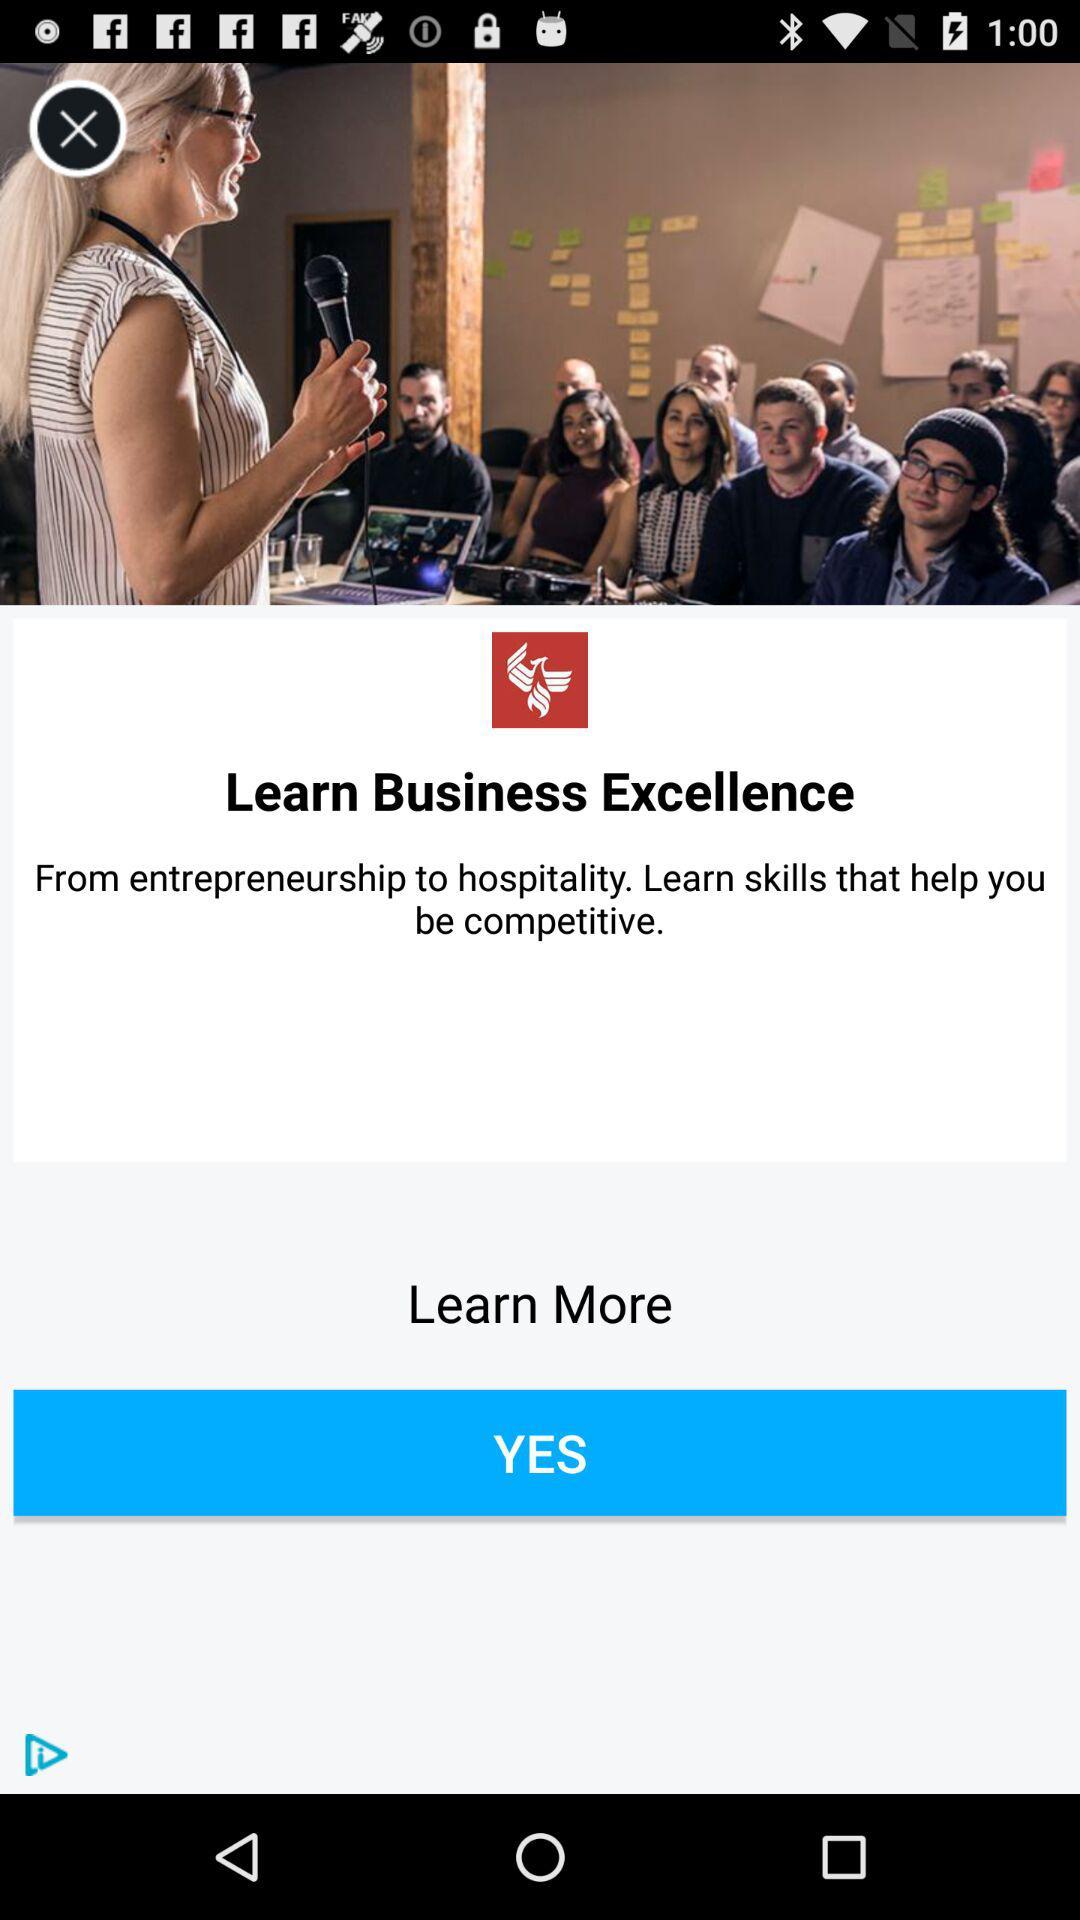  I want to click on icon above the learn business excellence, so click(77, 128).